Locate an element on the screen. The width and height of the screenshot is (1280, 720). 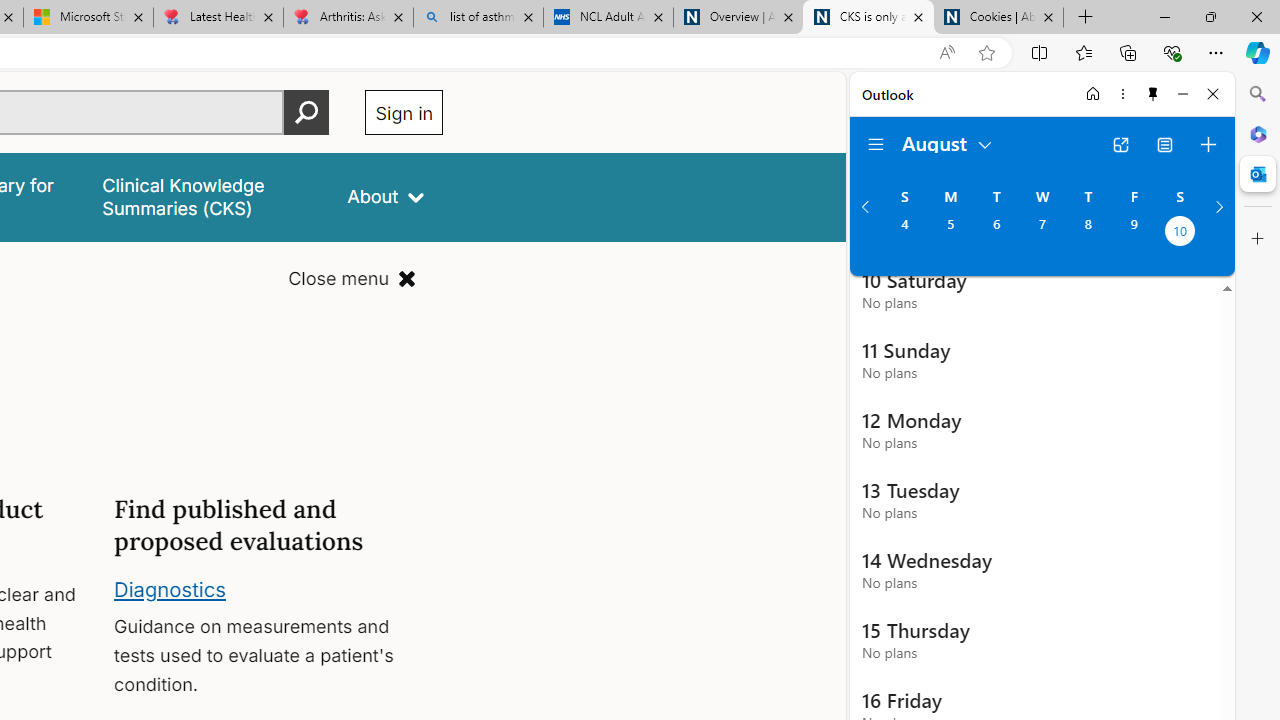
'list of asthma inhalers uk - Search' is located at coordinates (477, 17).